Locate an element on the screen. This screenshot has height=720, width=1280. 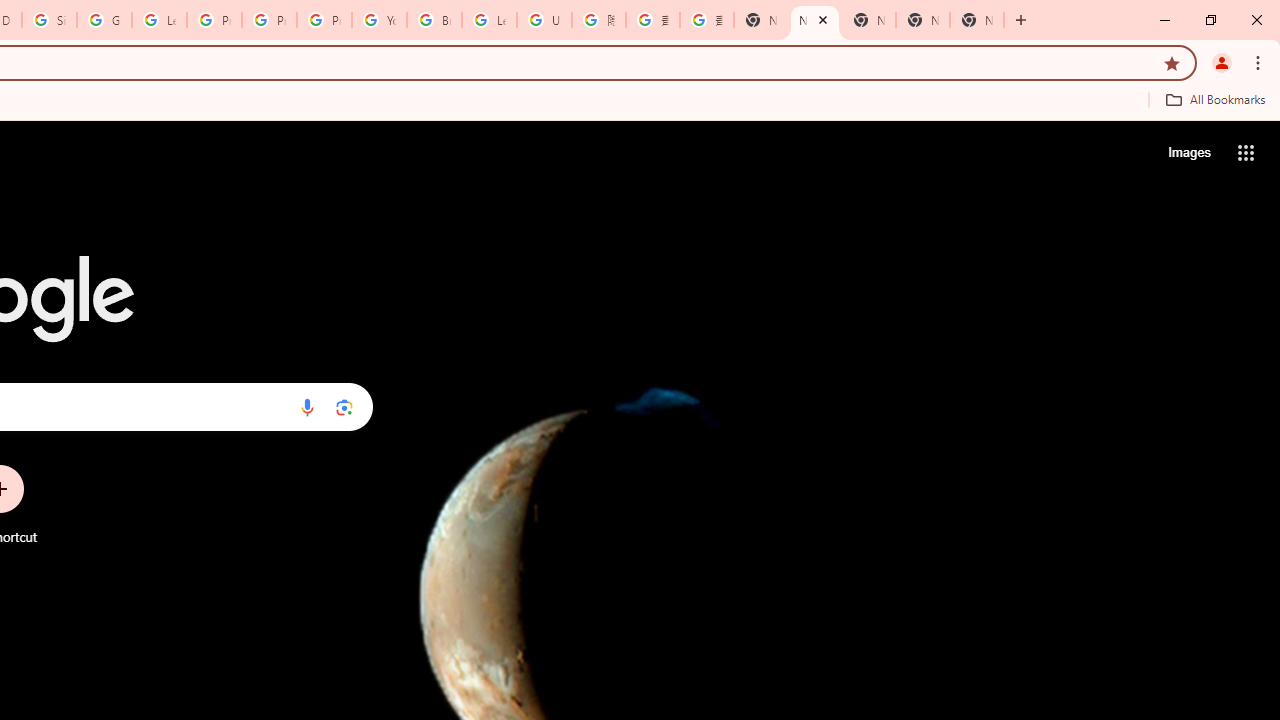
'YouTube' is located at coordinates (379, 20).